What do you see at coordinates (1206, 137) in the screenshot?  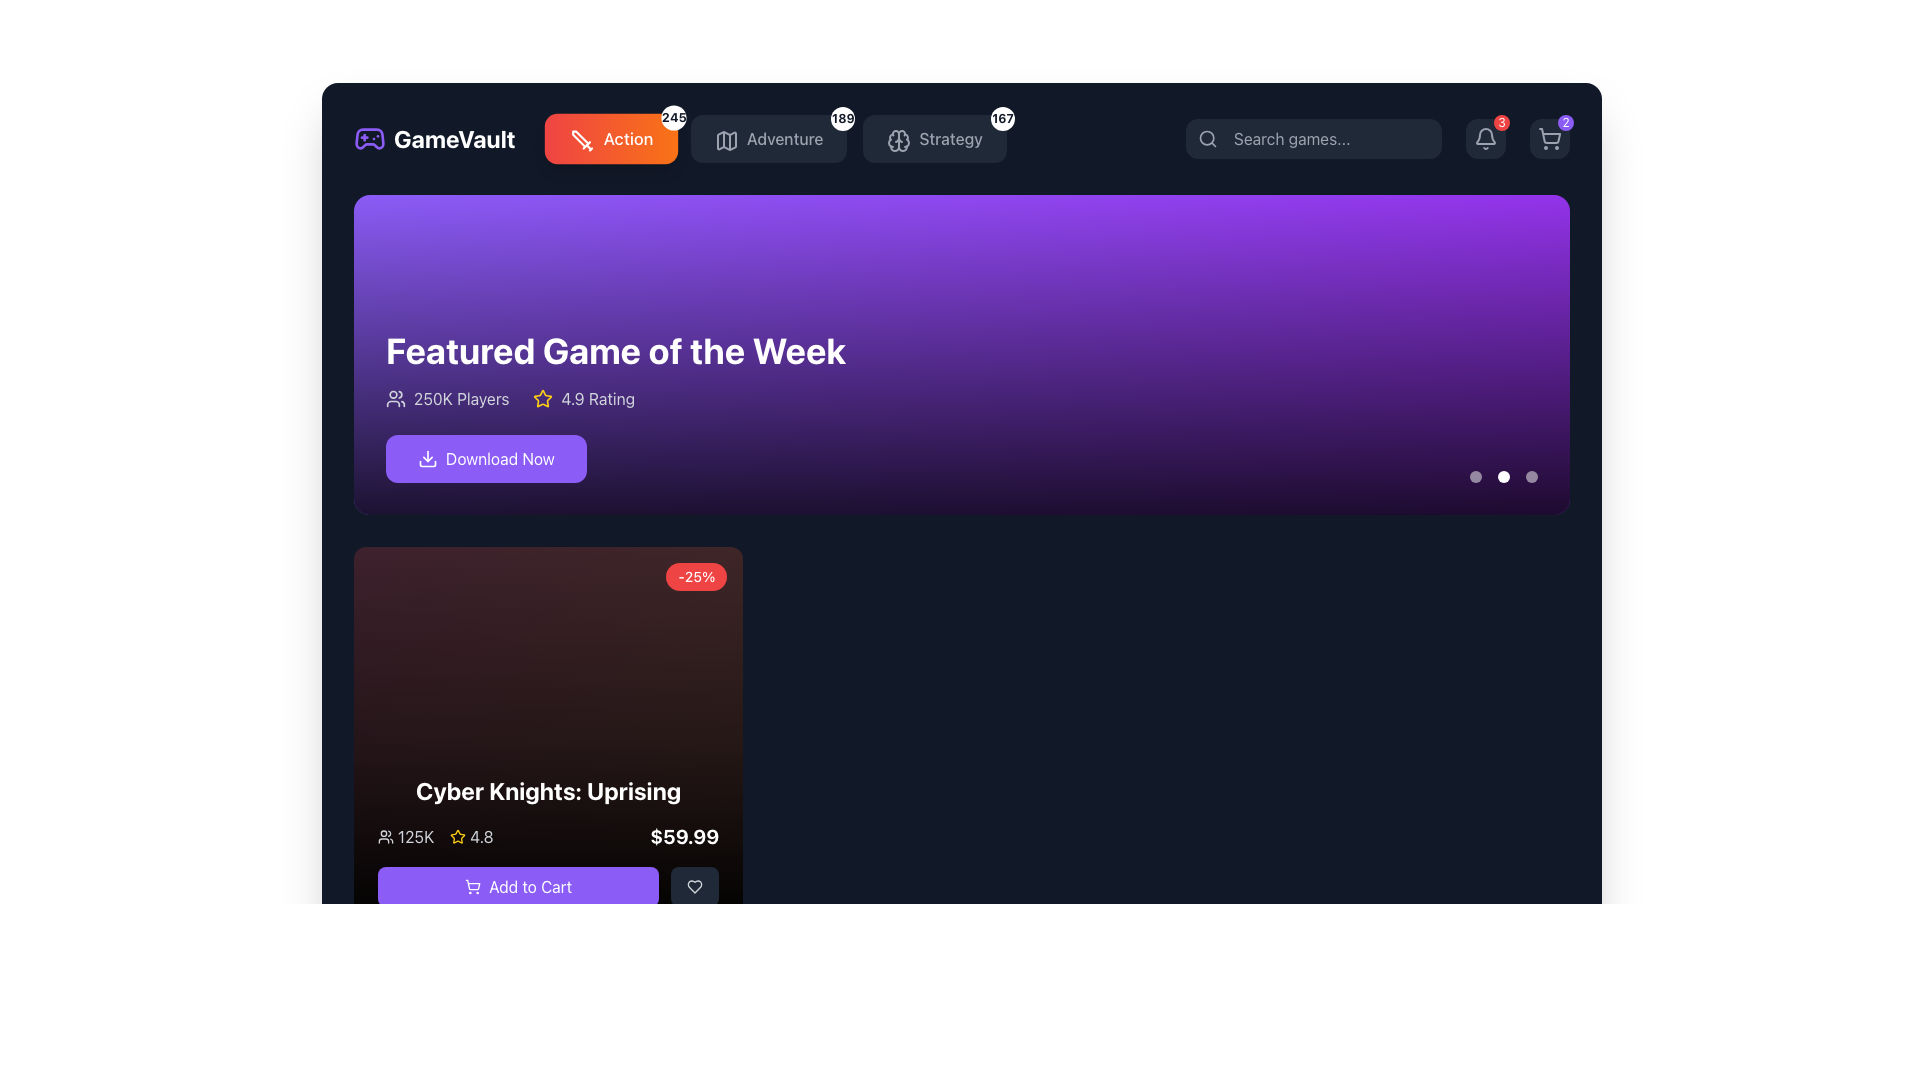 I see `the circular portion of the magnifying glass icon located on the right side of the top navigation bar, which serves as a decorative part of the search icon` at bounding box center [1206, 137].